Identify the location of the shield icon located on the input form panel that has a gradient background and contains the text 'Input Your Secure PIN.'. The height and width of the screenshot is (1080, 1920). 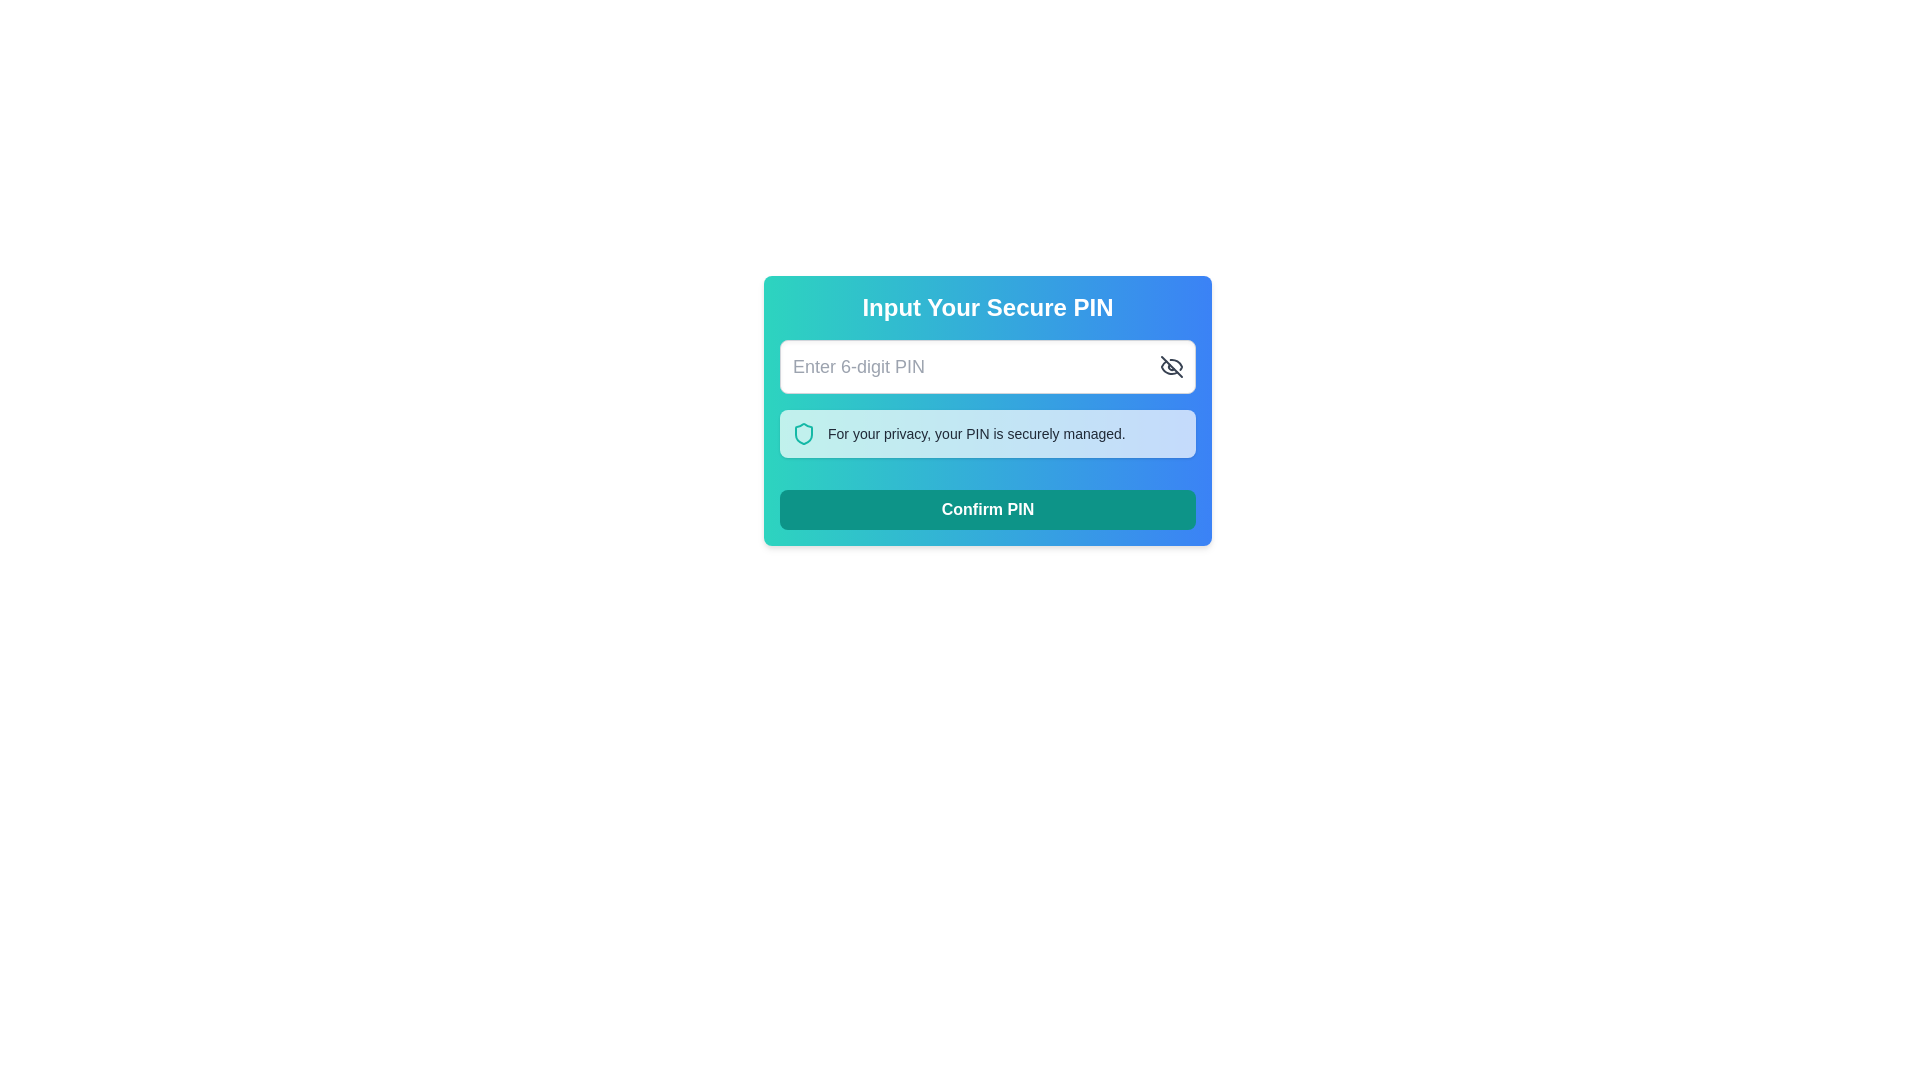
(988, 410).